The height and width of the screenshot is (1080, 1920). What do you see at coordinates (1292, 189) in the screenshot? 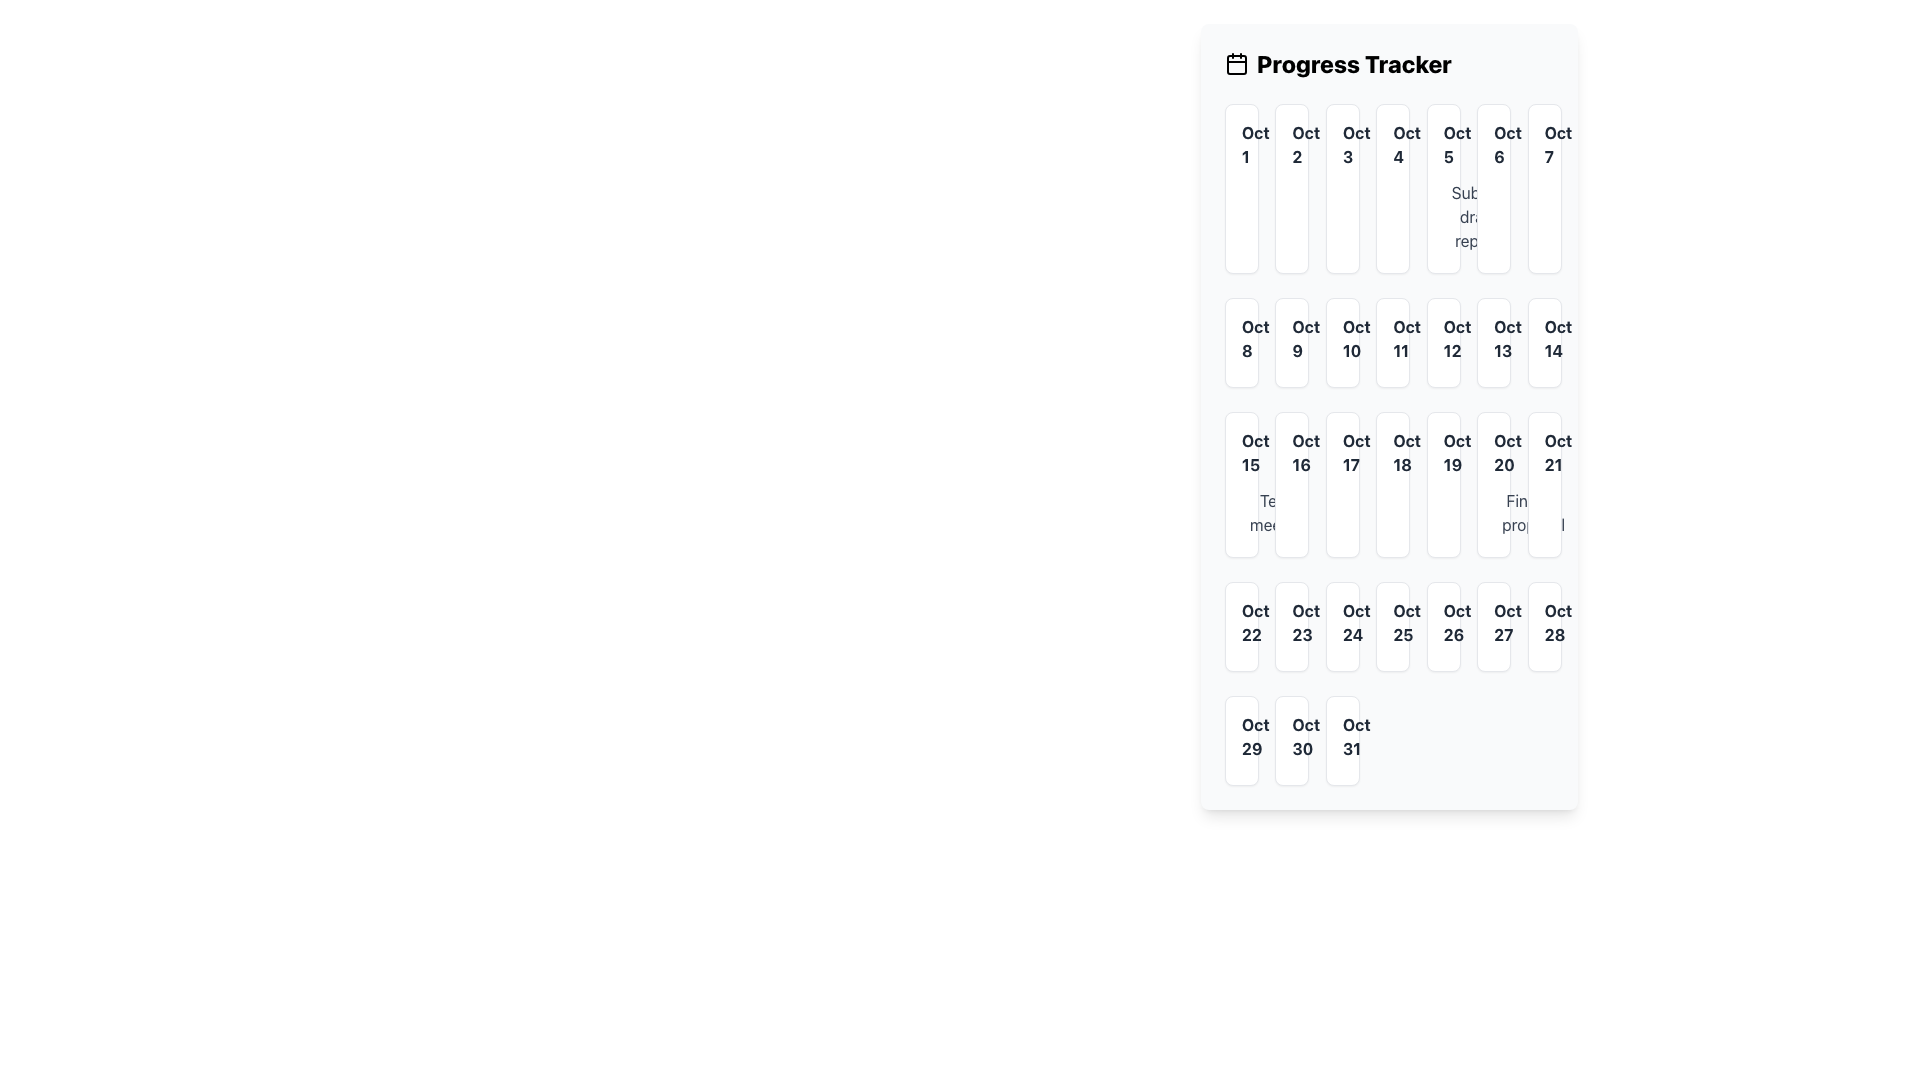
I see `the Date Cell representing 'Oct 2' in the calendar, which is the second cell of the first row, adjacent to 'Oct 1' and 'Oct 3'` at bounding box center [1292, 189].